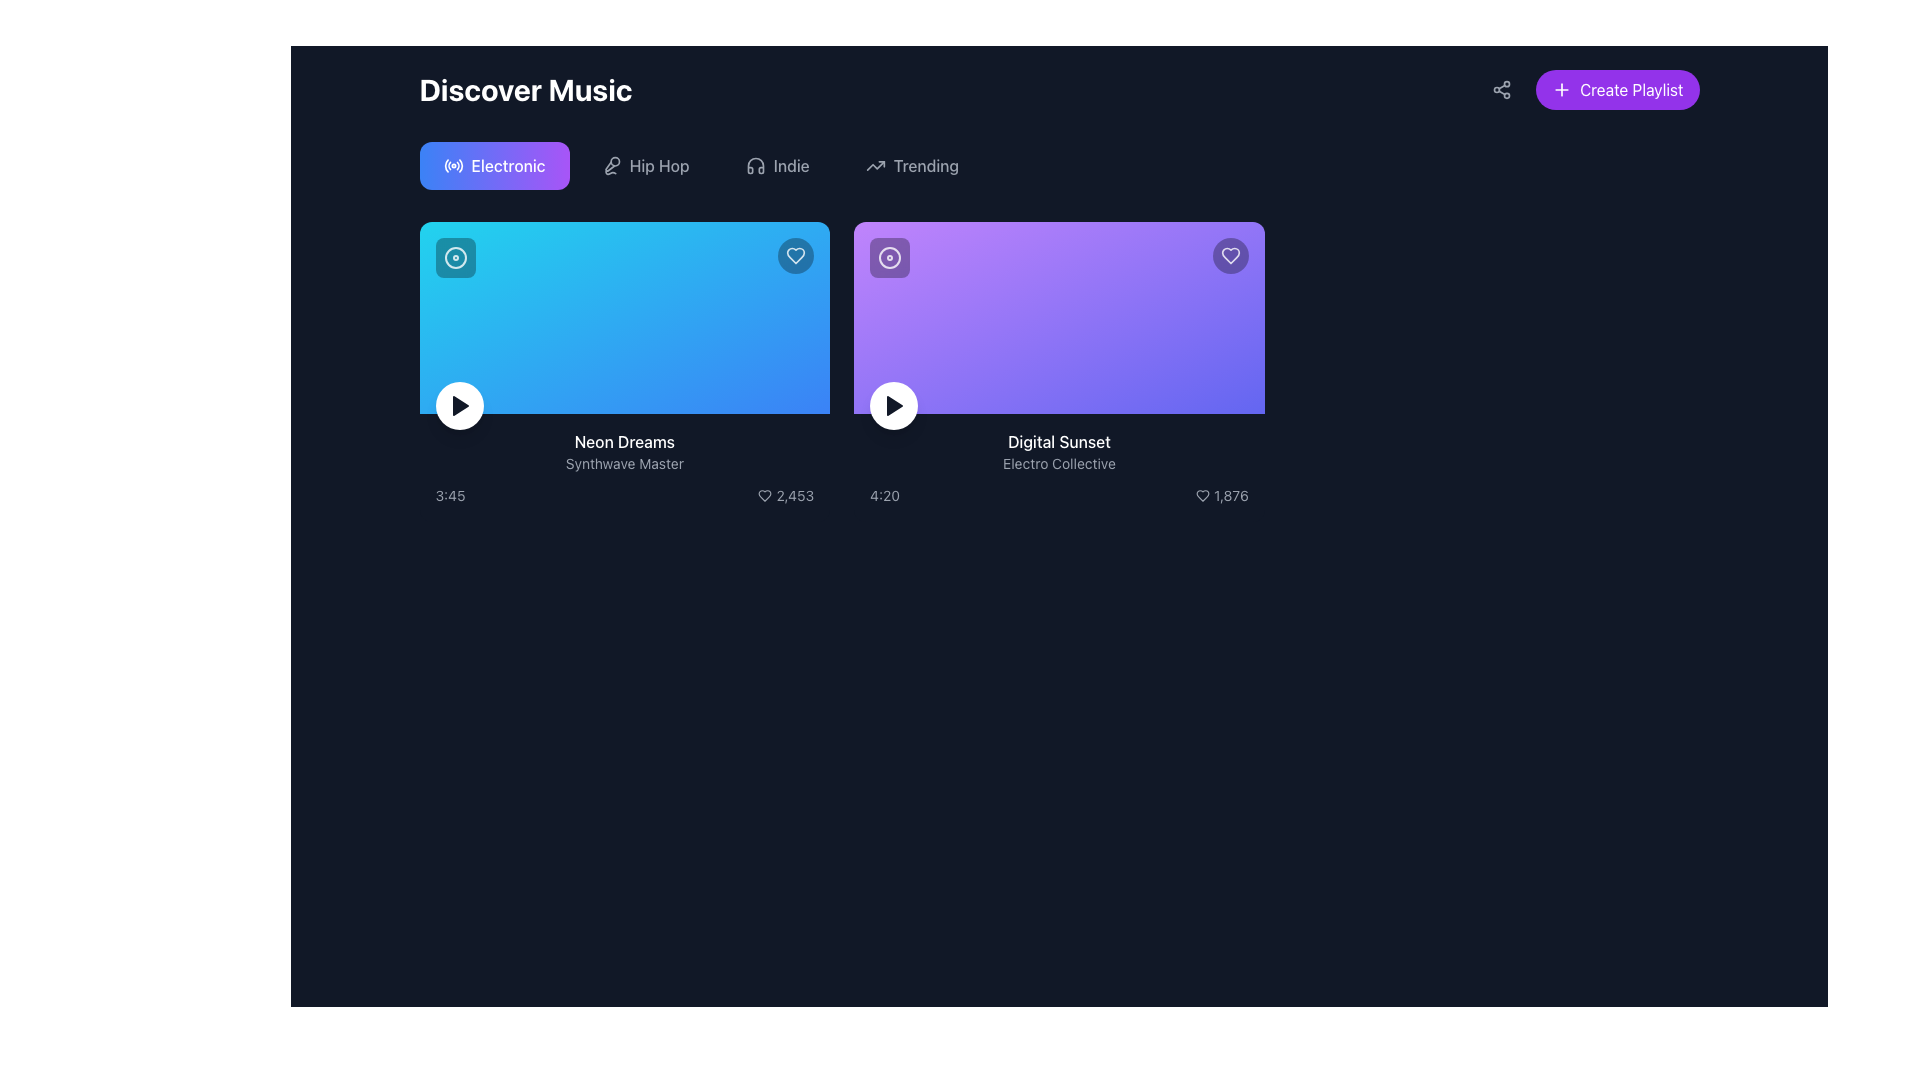  Describe the element at coordinates (785, 495) in the screenshot. I see `the heart icon representing the like count for the 'Neon Dreams' content located at the bottom left area of the card, below the song title and to the right of the song duration` at that location.